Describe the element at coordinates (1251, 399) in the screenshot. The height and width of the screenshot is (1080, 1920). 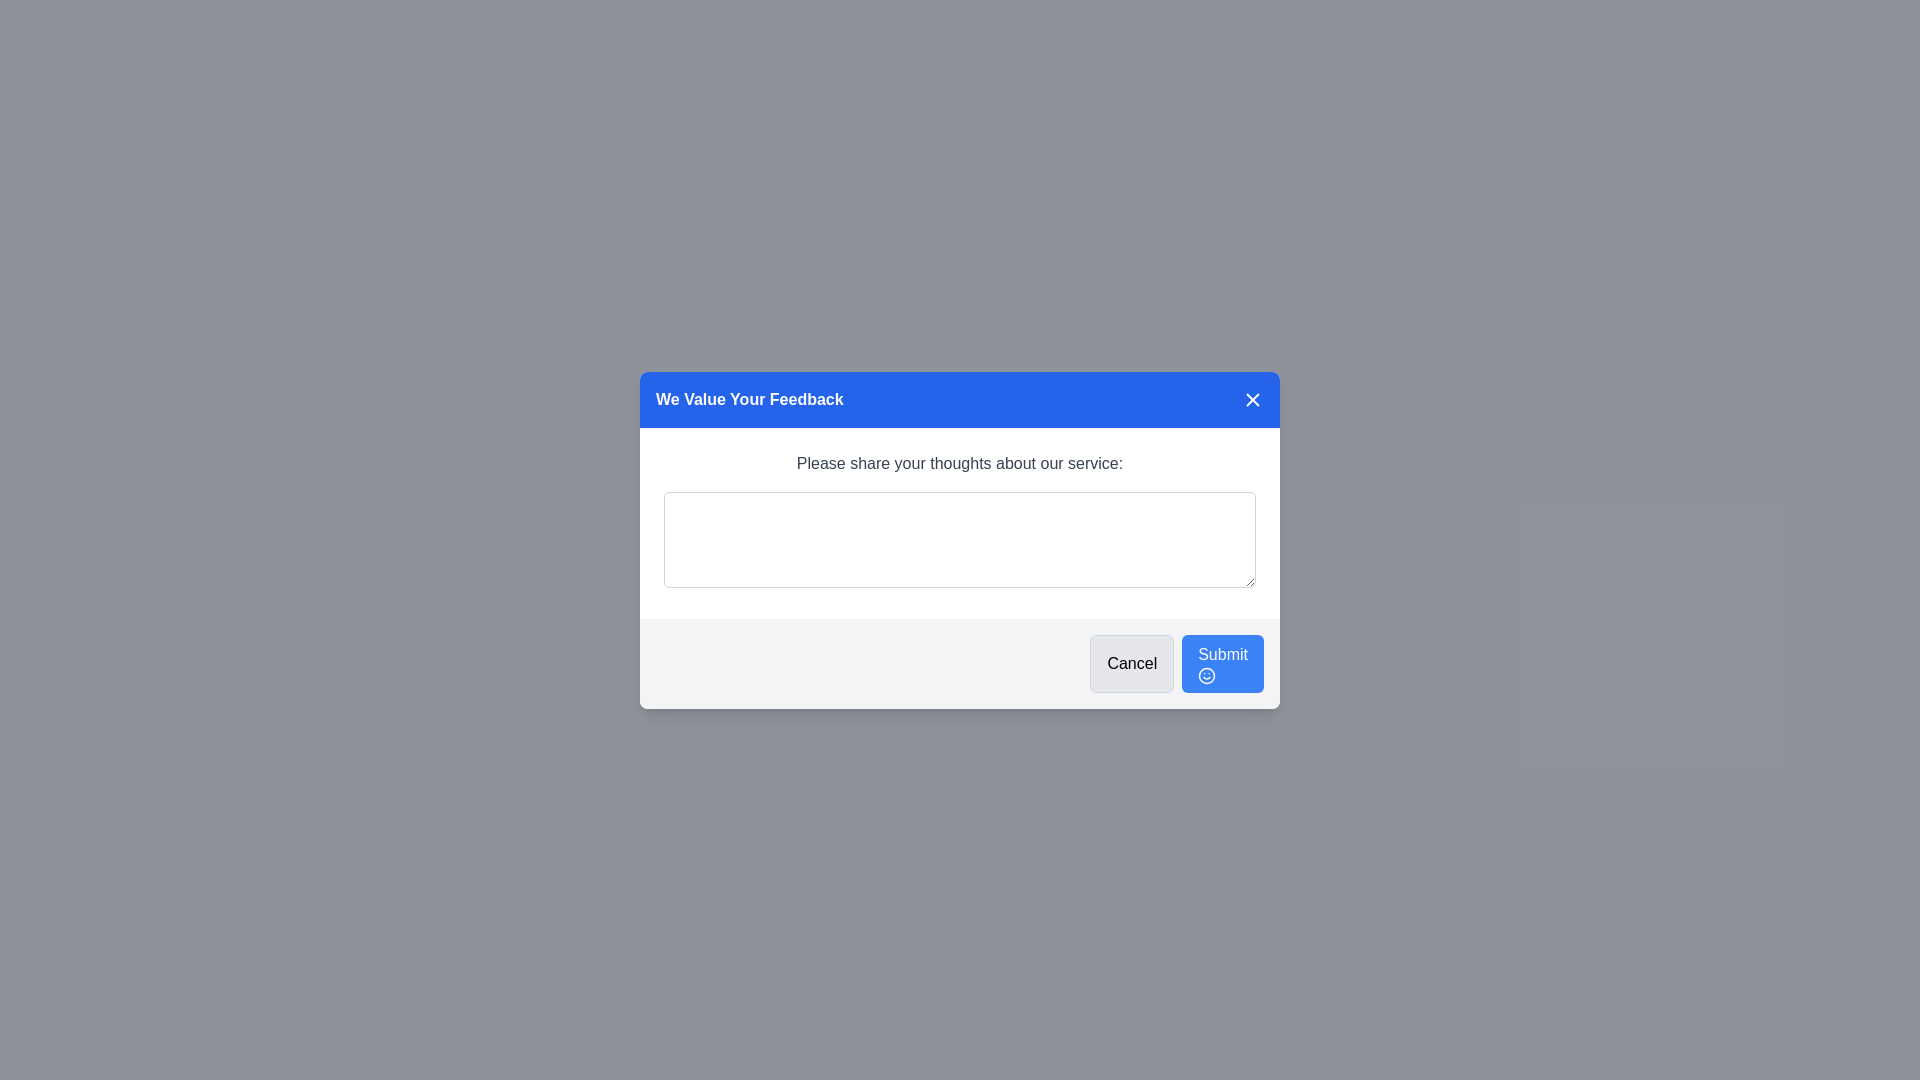
I see `the close button located in the top-right corner of the blue header section stating 'We Value Your Feedback'` at that location.